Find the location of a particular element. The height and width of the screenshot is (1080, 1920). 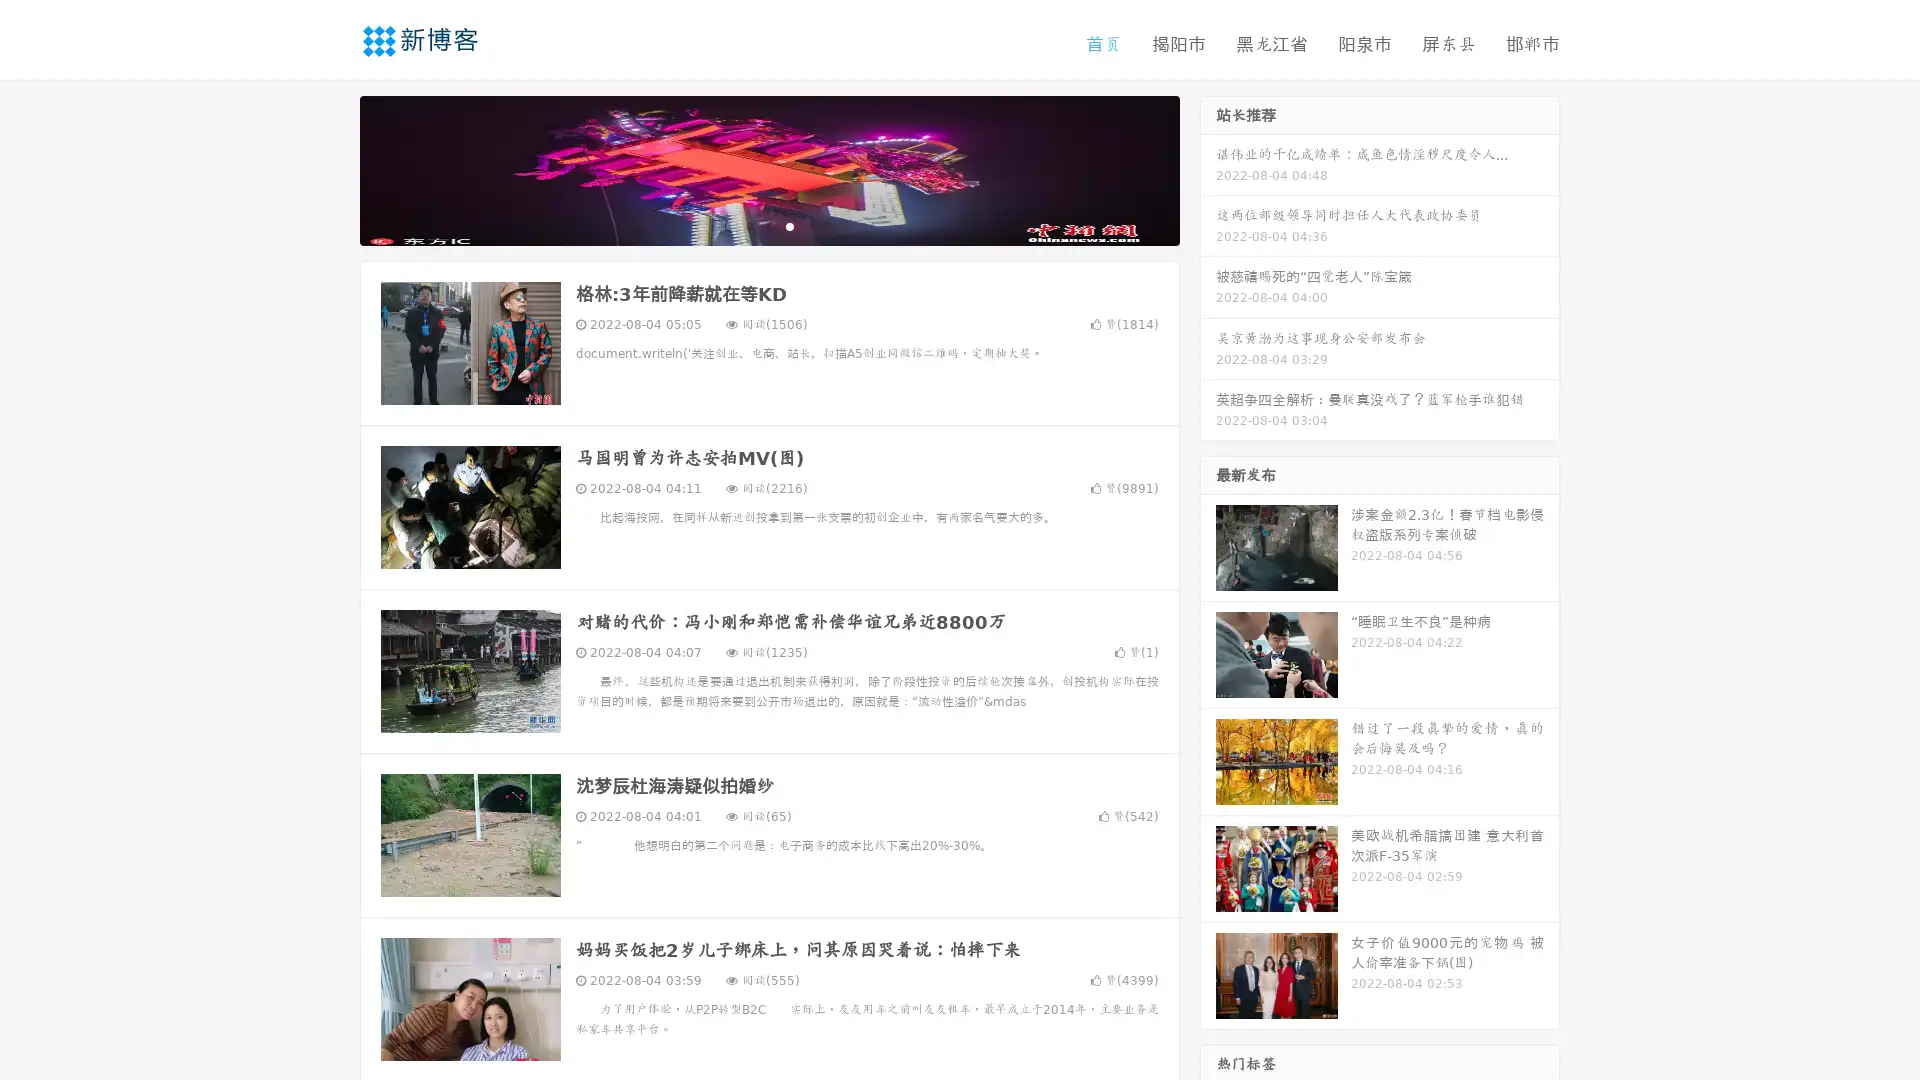

Go to slide 3 is located at coordinates (789, 225).